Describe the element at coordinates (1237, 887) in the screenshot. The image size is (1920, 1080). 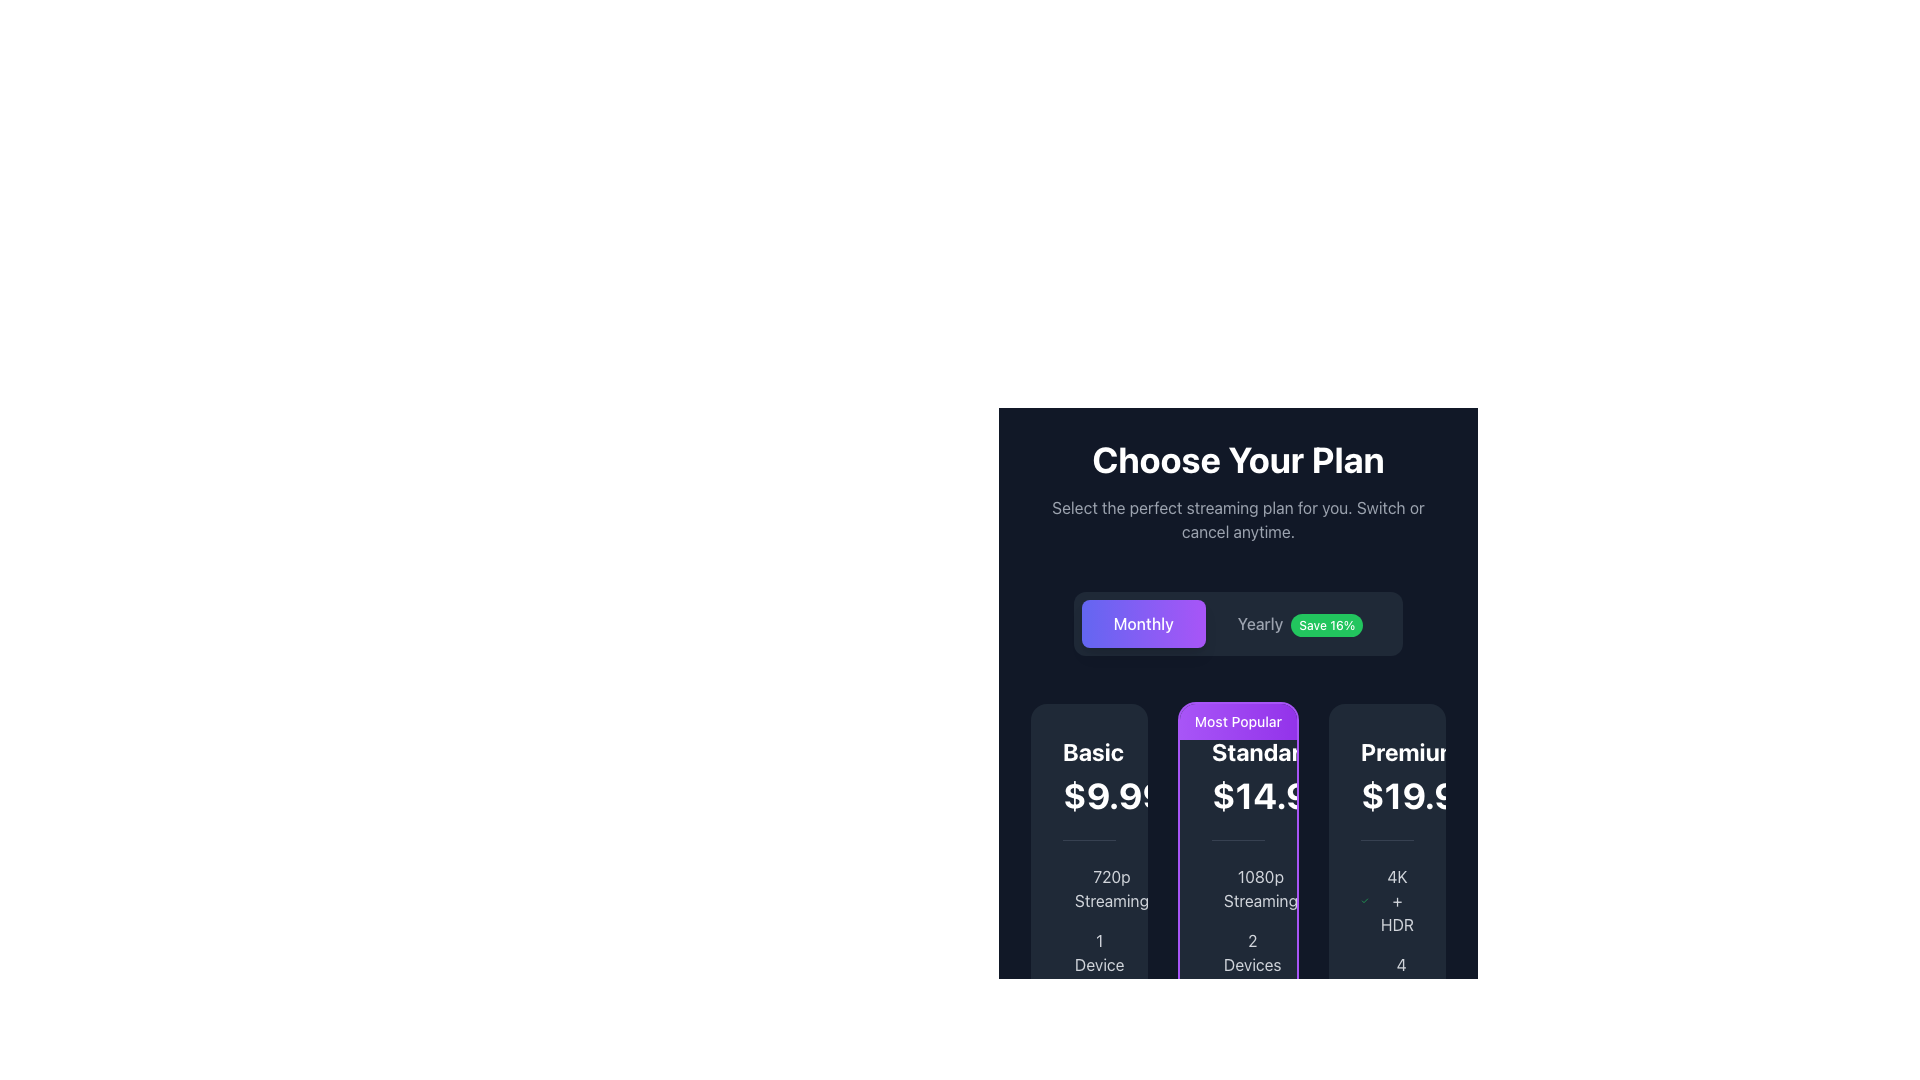
I see `the text label indicating the streaming quality of the 'Standard' plan, which is the first item in the vertical list of features` at that location.